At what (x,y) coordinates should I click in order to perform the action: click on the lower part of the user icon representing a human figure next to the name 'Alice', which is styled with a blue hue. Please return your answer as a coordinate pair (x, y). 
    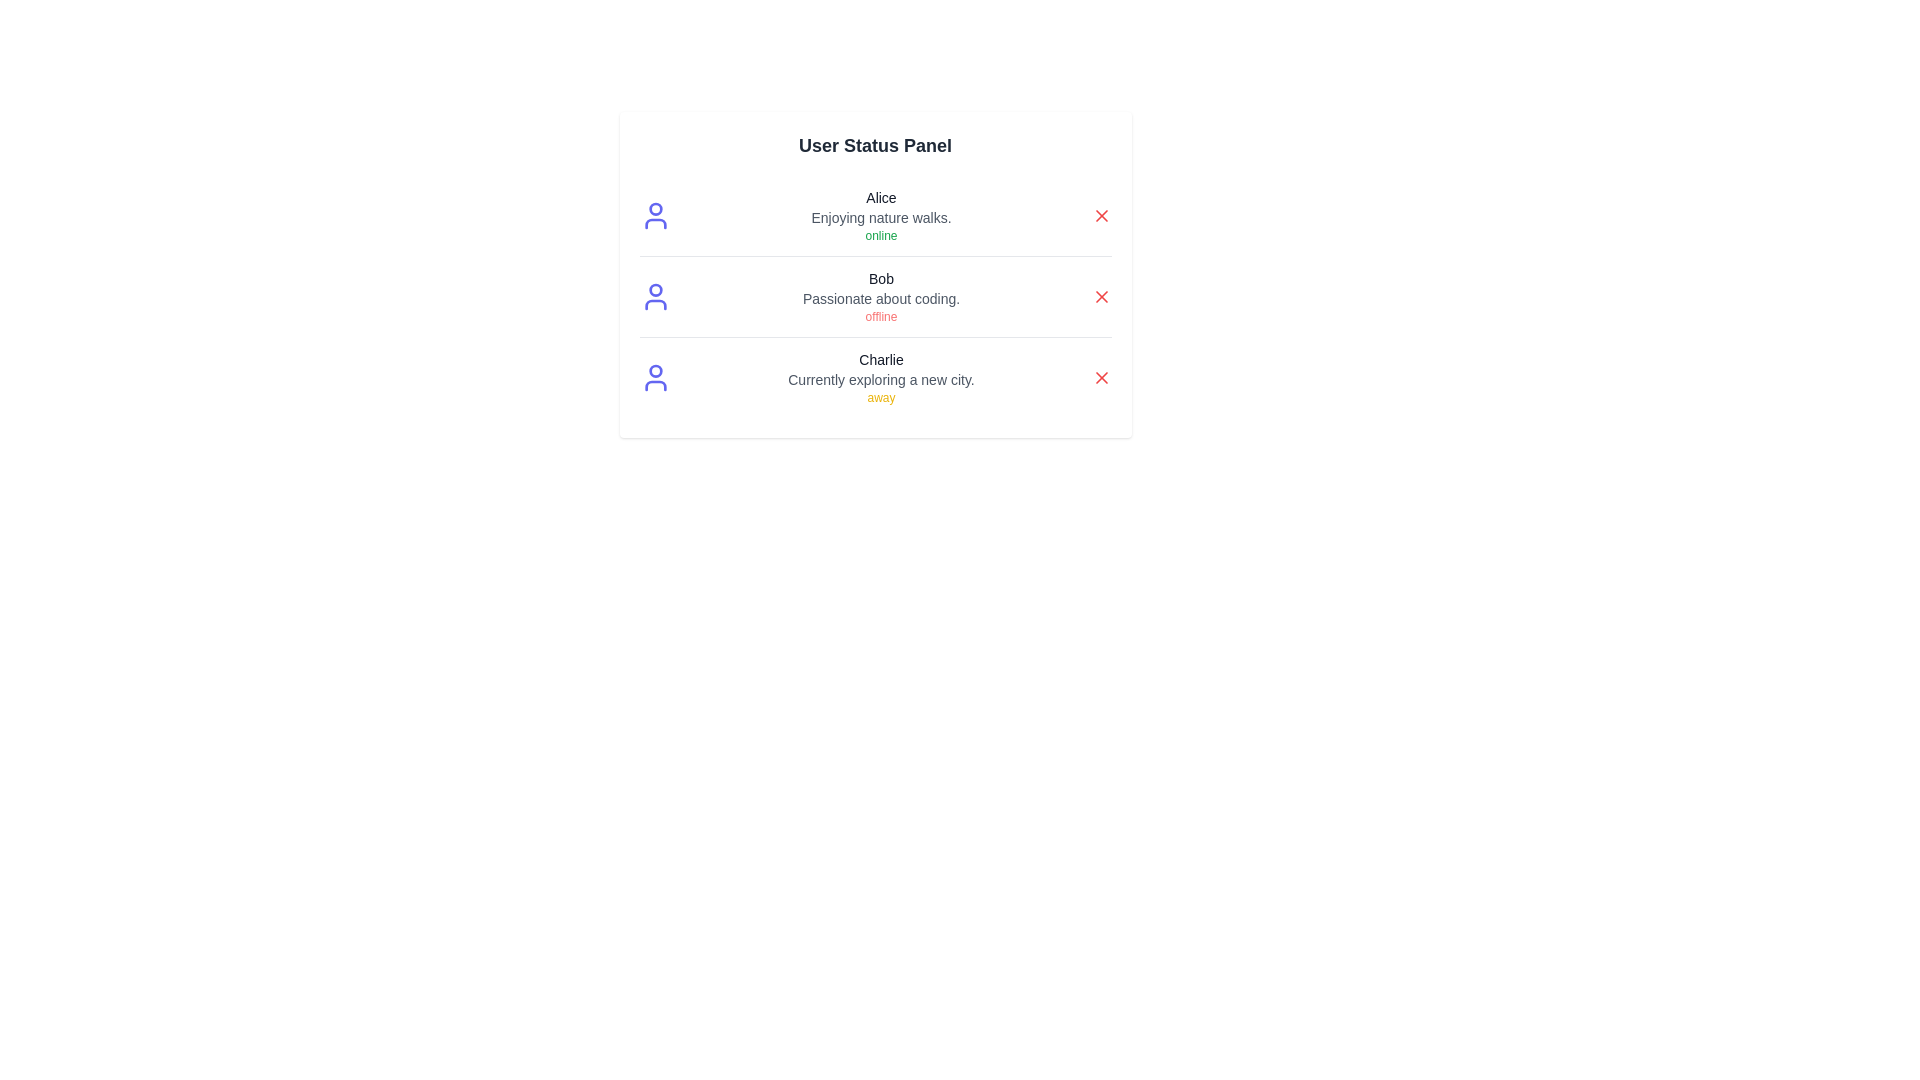
    Looking at the image, I should click on (655, 223).